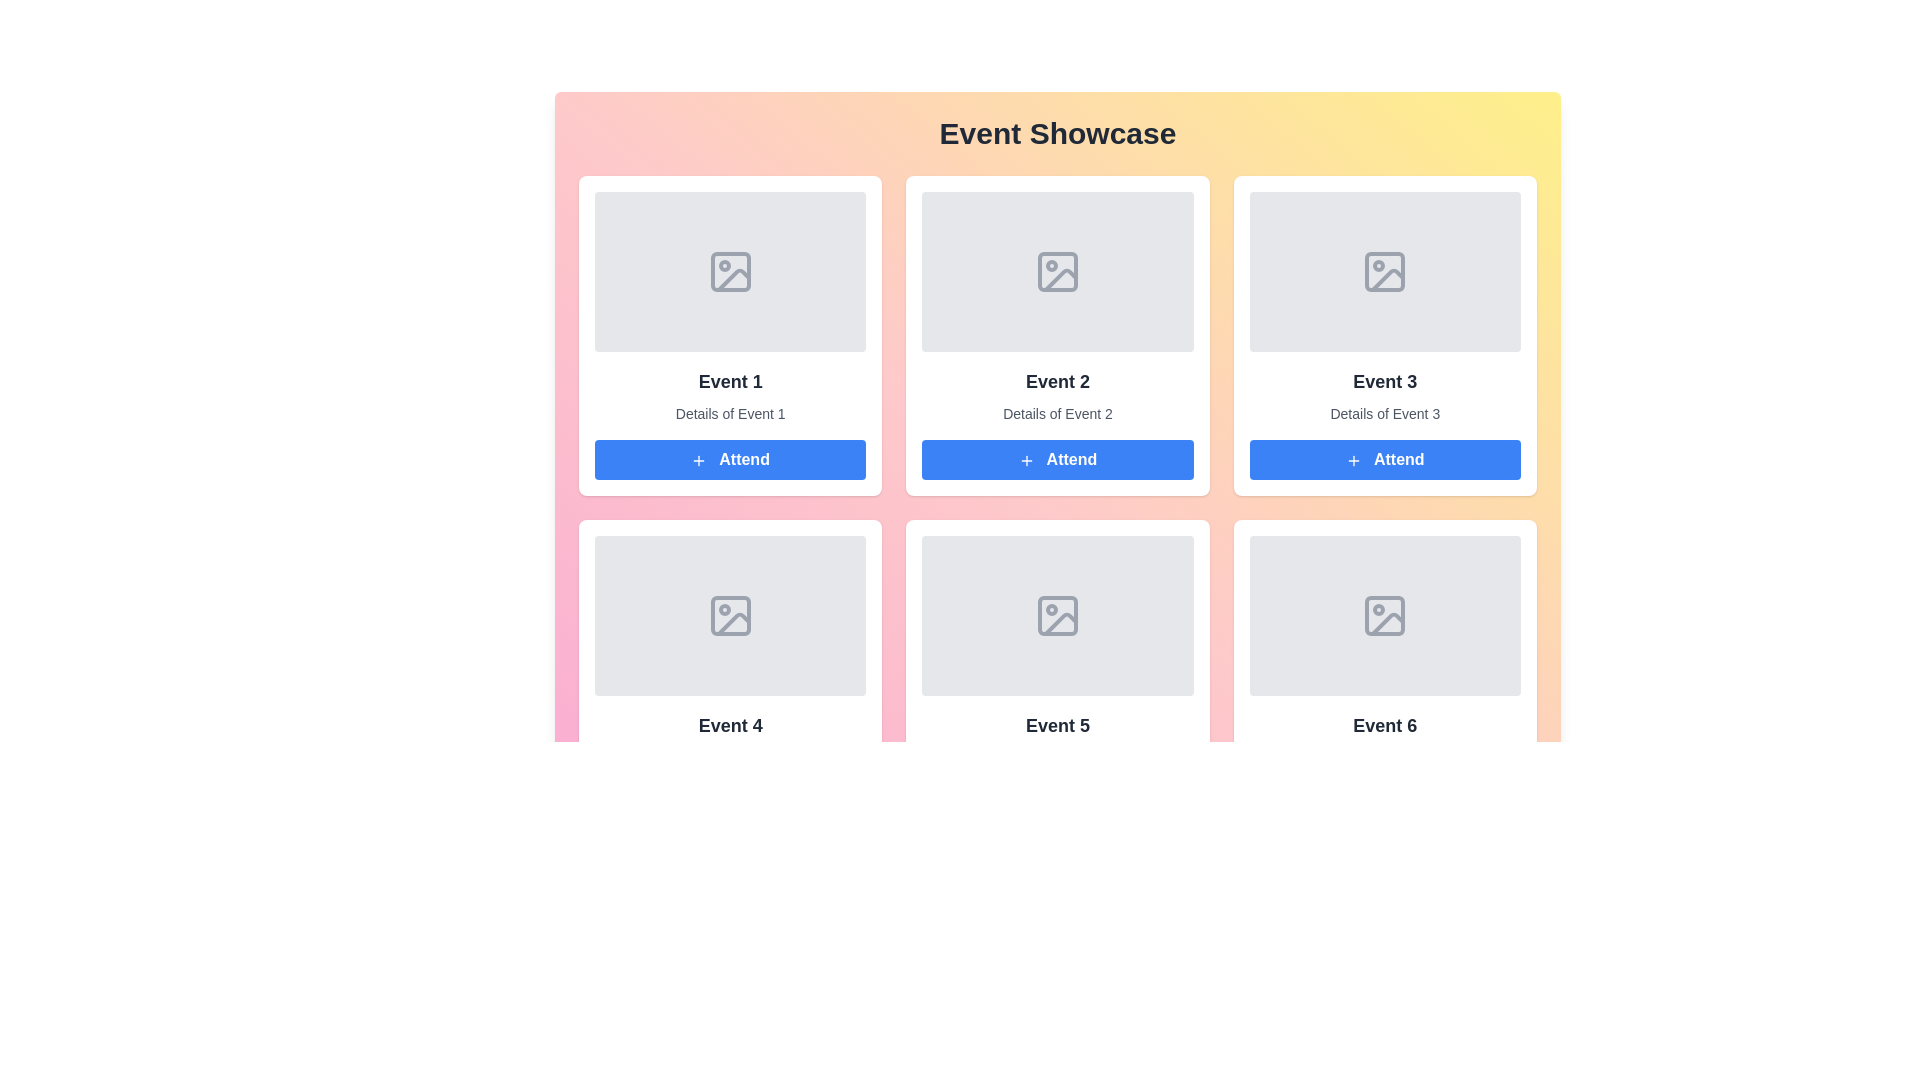  I want to click on image placeholder located at the top central part of the 'Event 4' card, aligned with the 'Event 4' title and 'Details of Event 4', above the 'Attend' button, so click(729, 615).